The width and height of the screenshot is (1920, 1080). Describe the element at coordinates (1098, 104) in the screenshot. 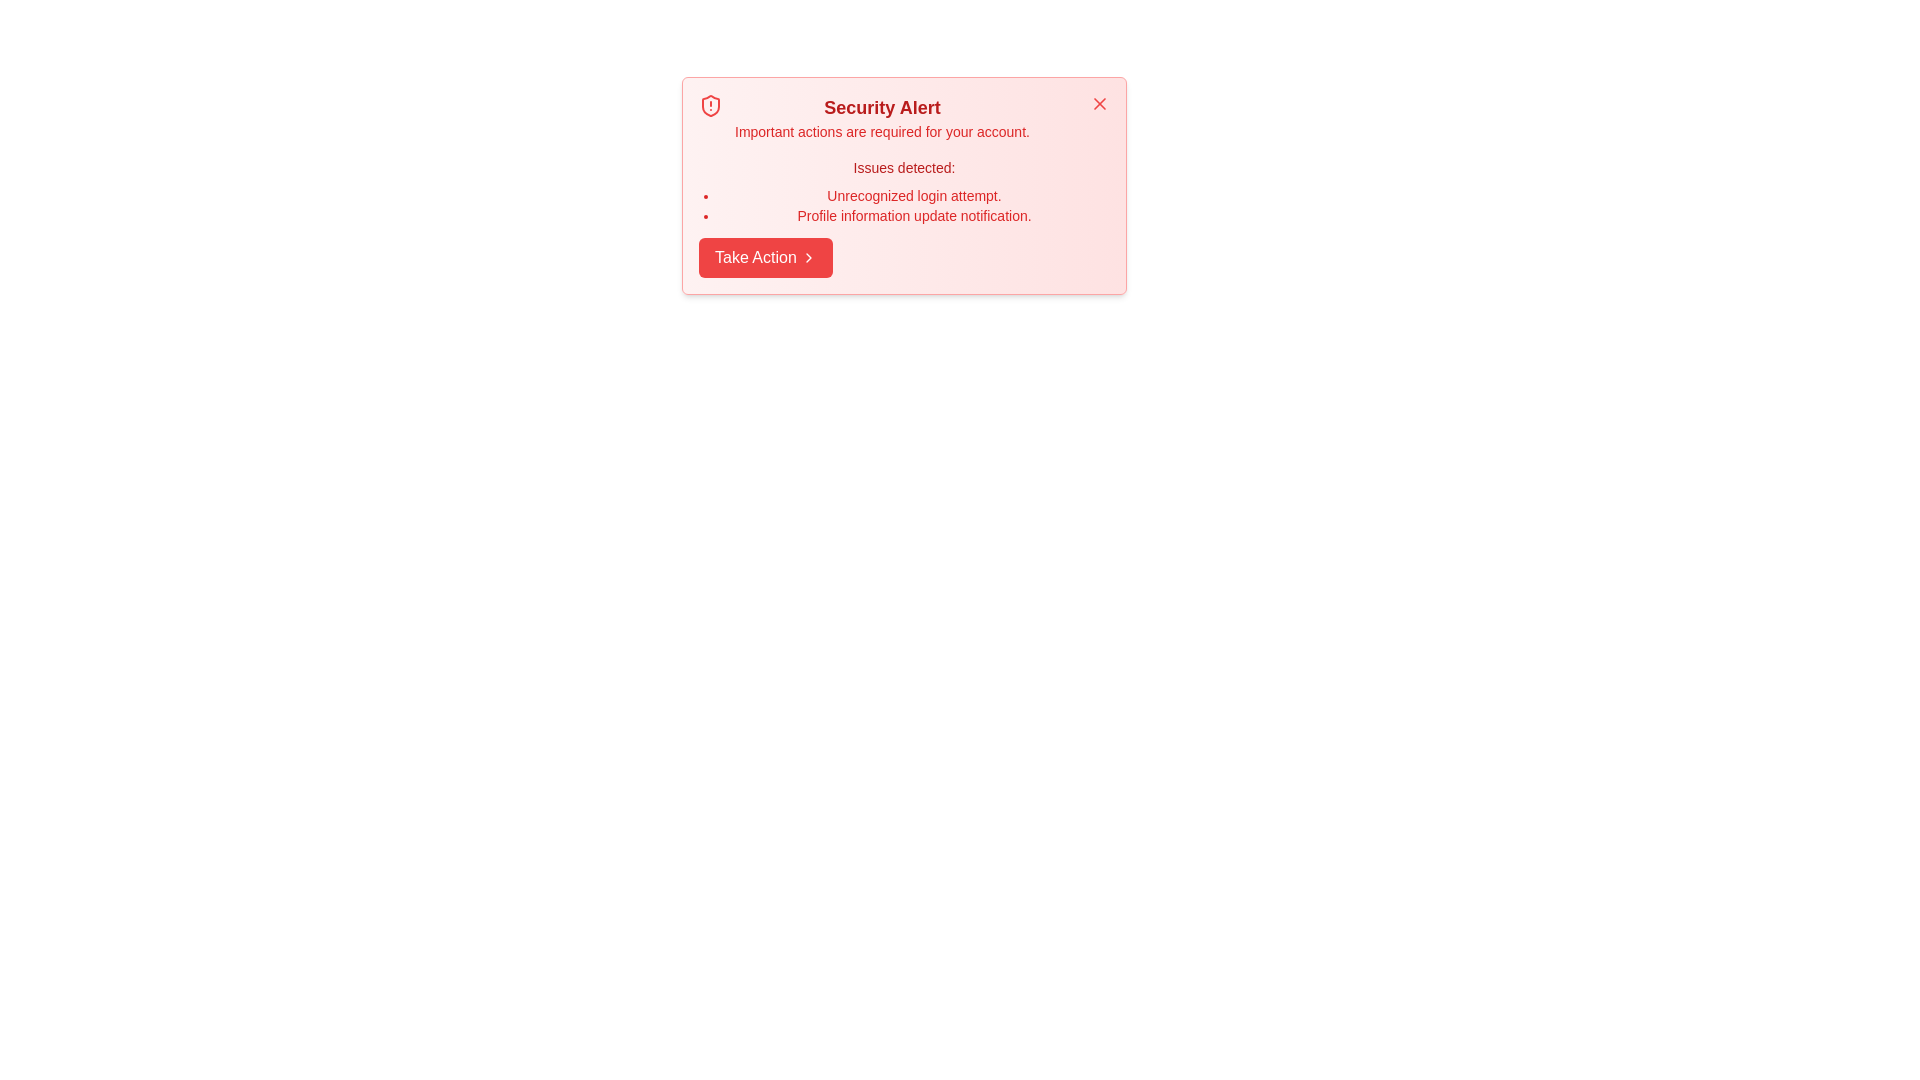

I see `the close button to dismiss the alert` at that location.